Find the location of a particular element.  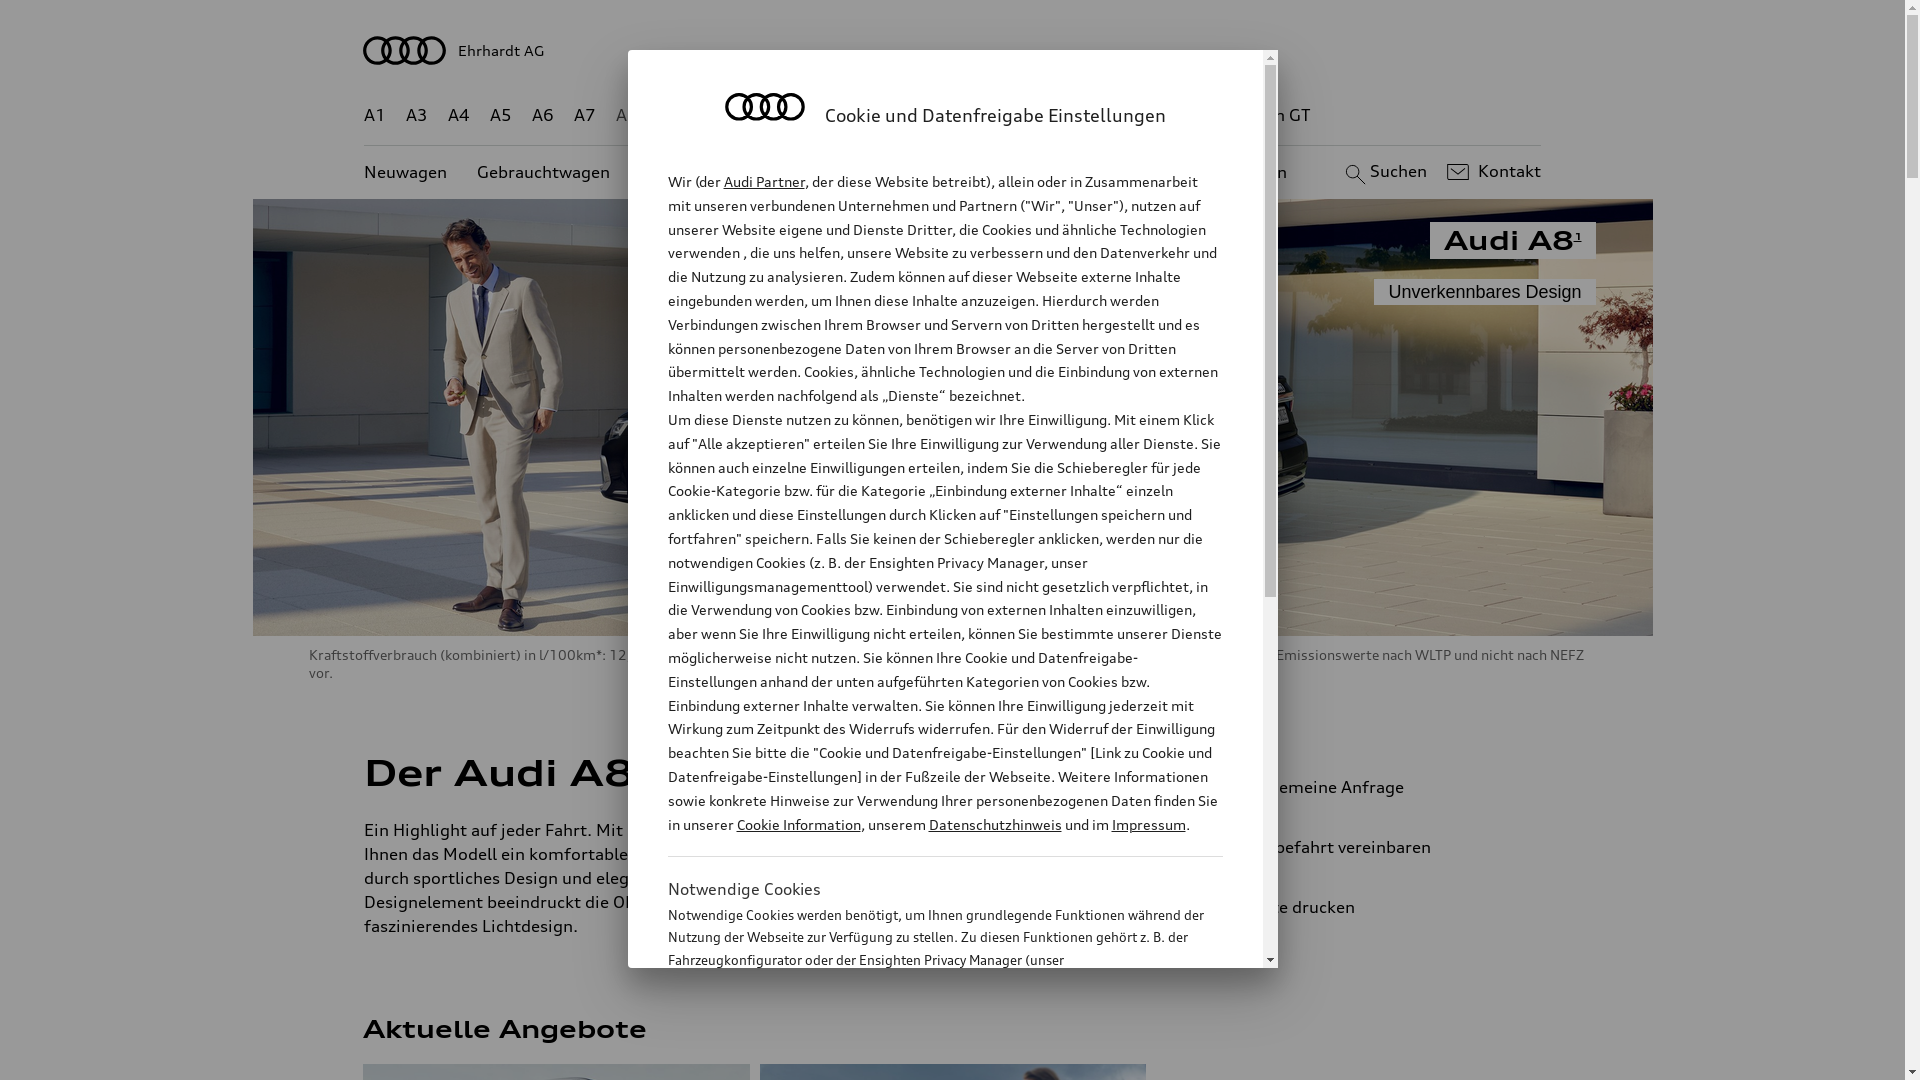

'g-tron' is located at coordinates (1190, 115).